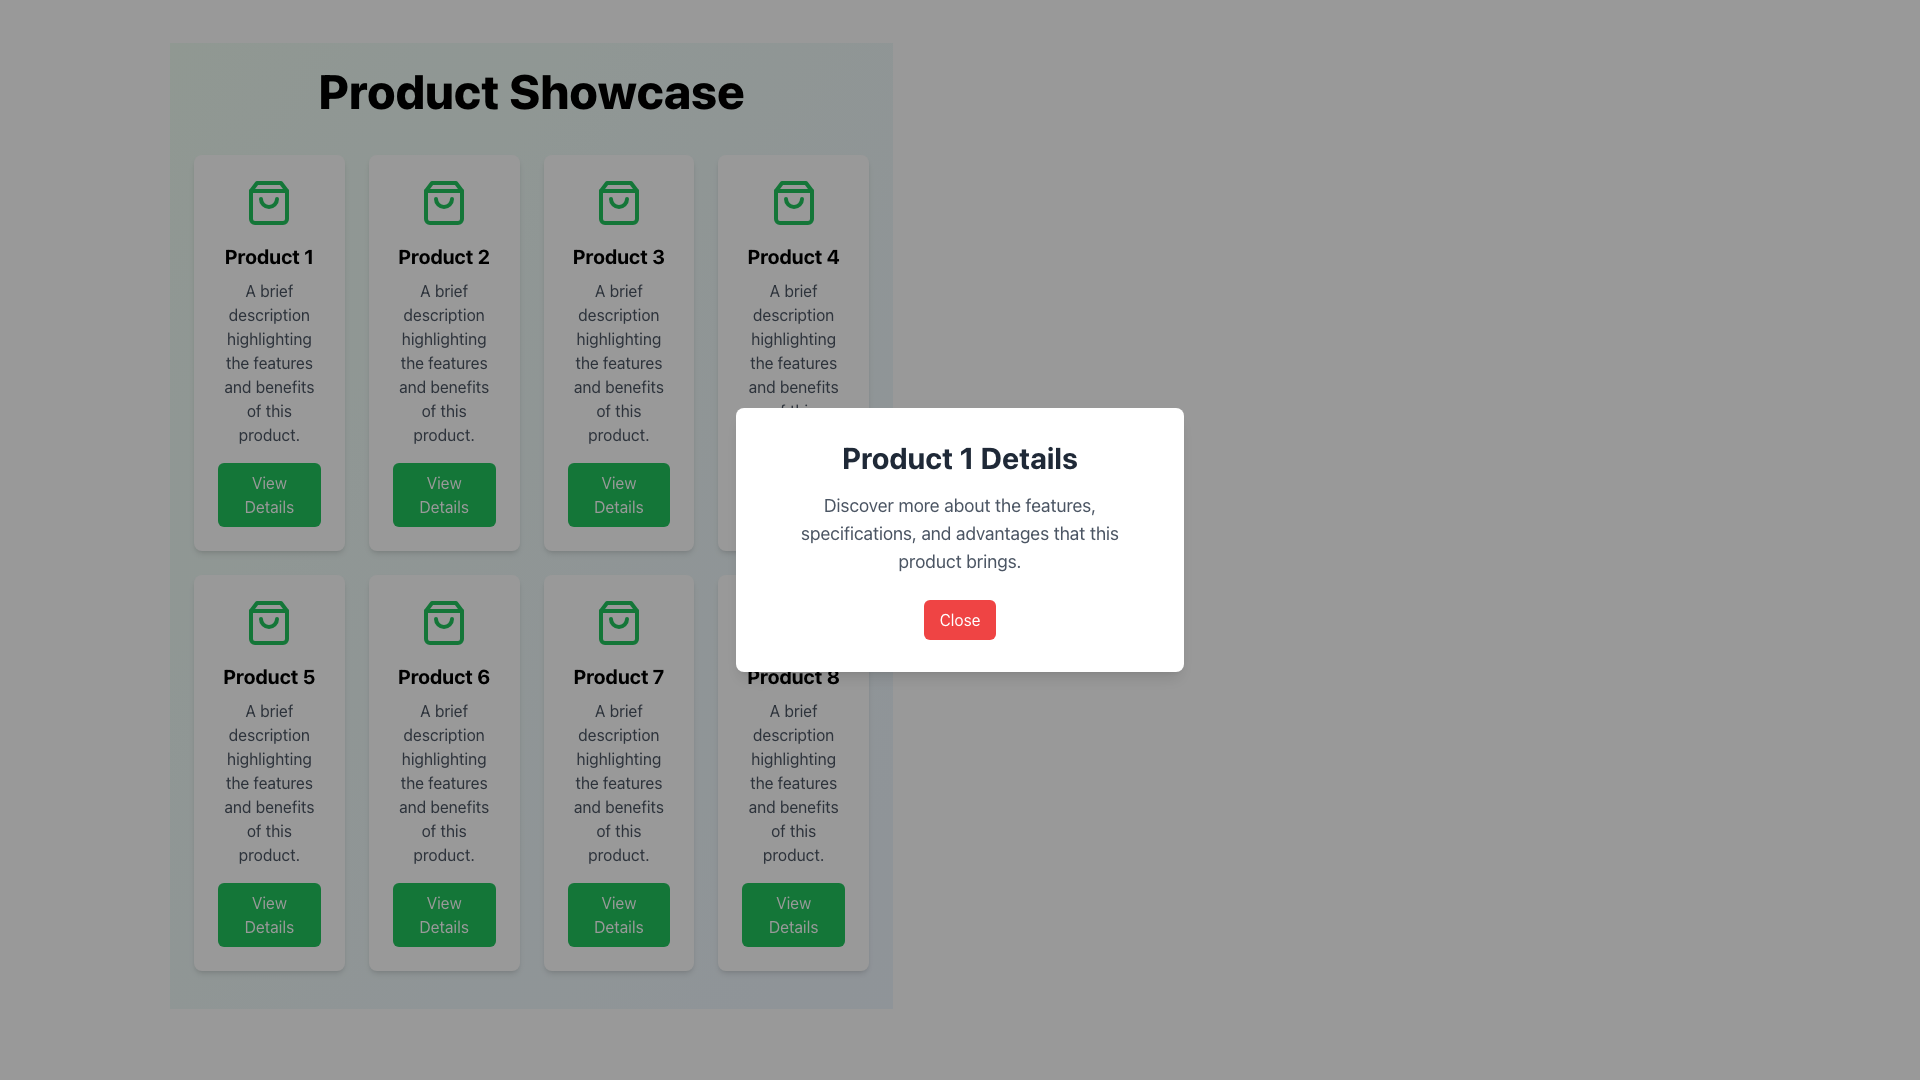 This screenshot has width=1920, height=1080. What do you see at coordinates (443, 362) in the screenshot?
I see `the descriptive text label that provides features and benefits of 'Product 2', located centrally in the second column of the first row of the grid, below the title 'Product 2' and above the 'View Details' button` at bounding box center [443, 362].